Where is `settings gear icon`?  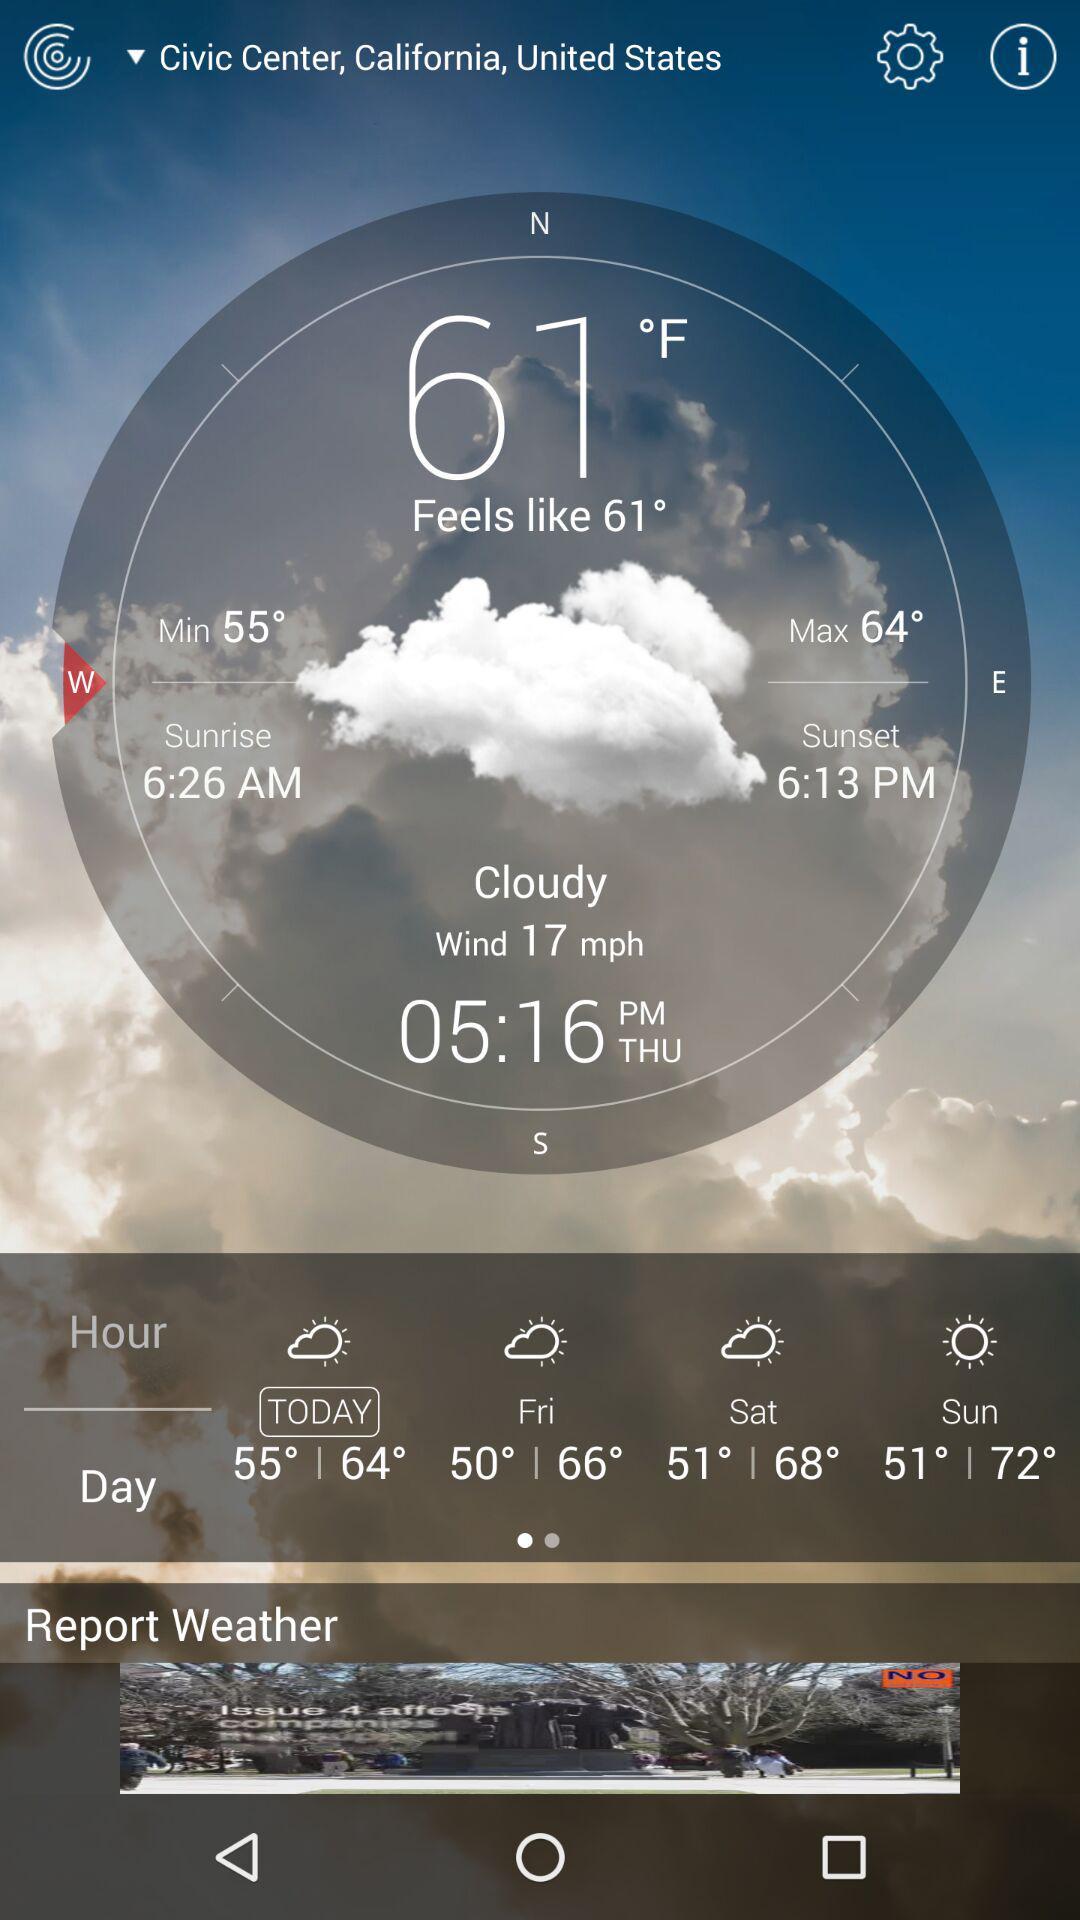
settings gear icon is located at coordinates (910, 56).